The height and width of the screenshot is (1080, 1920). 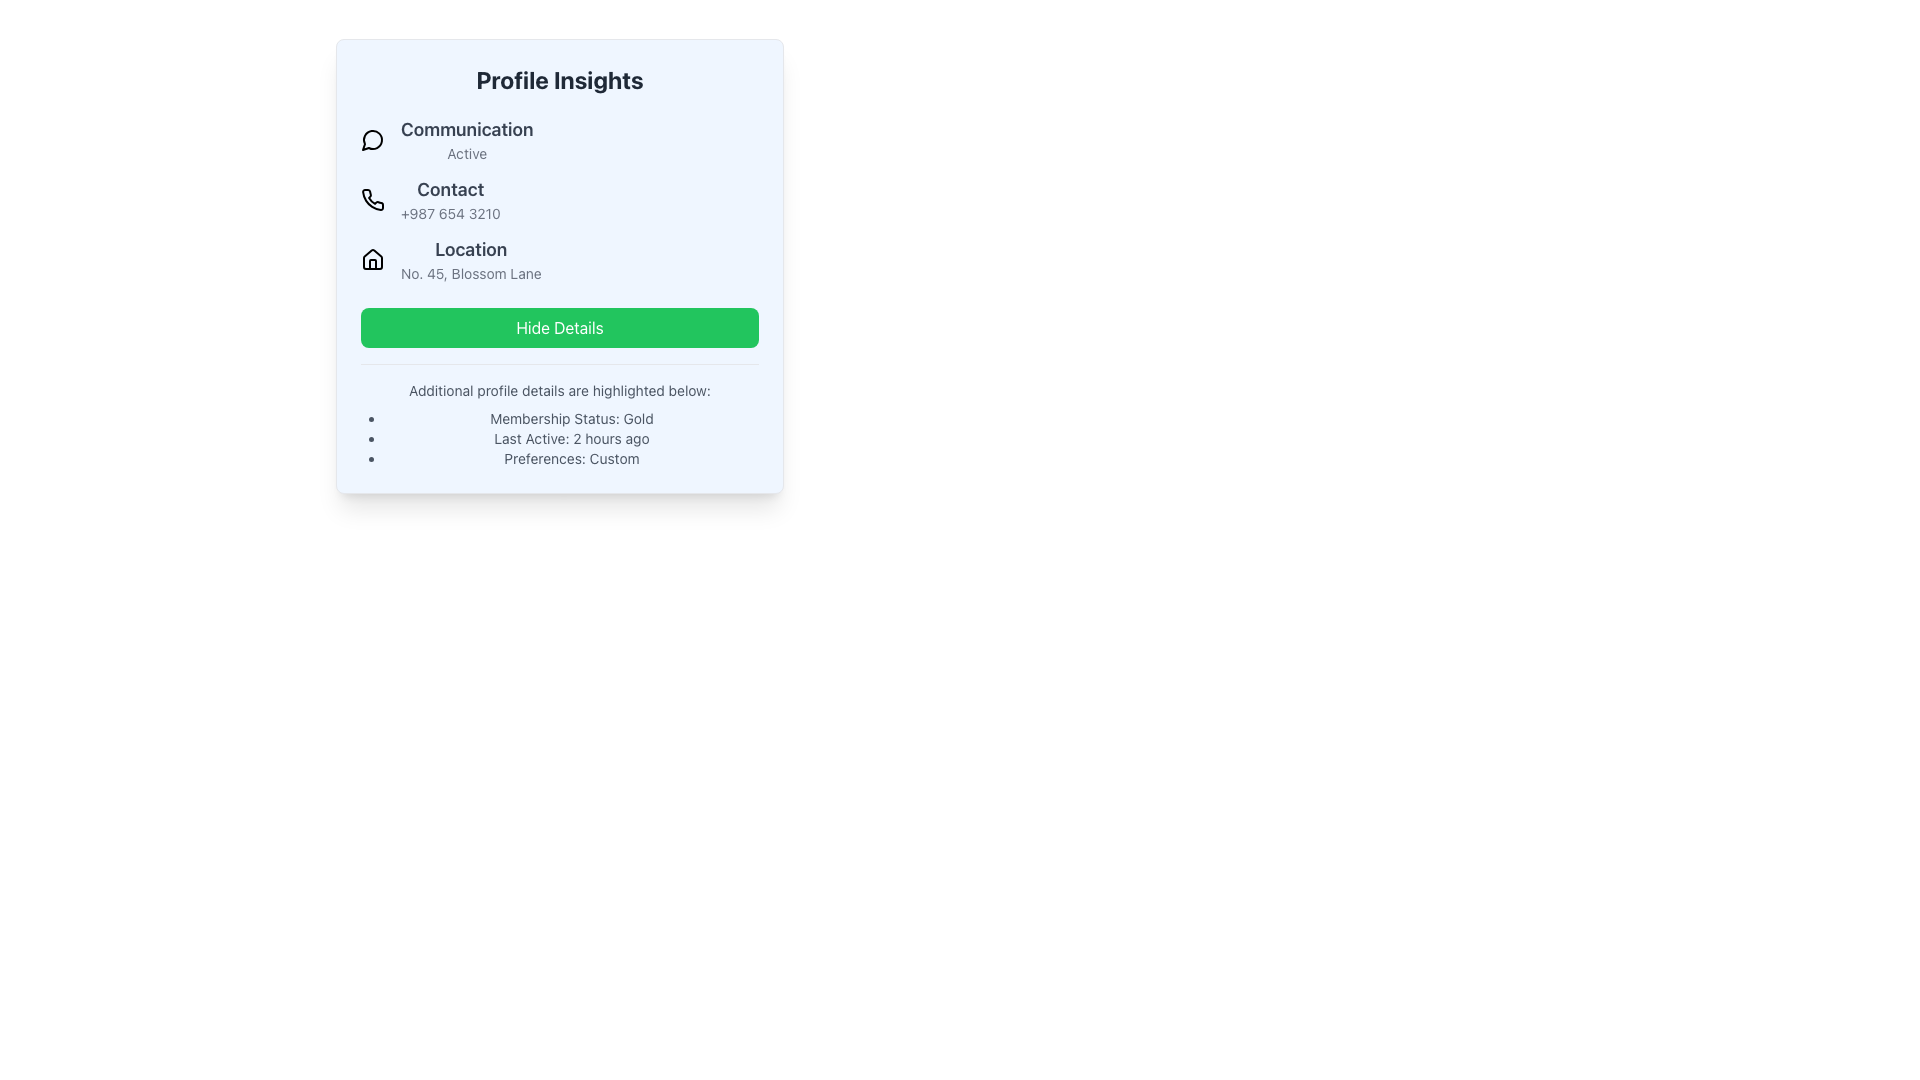 I want to click on the 'Hide Details' button with a green background and white text located within the 'Profile Insights' panel to hide the additional details, so click(x=560, y=326).